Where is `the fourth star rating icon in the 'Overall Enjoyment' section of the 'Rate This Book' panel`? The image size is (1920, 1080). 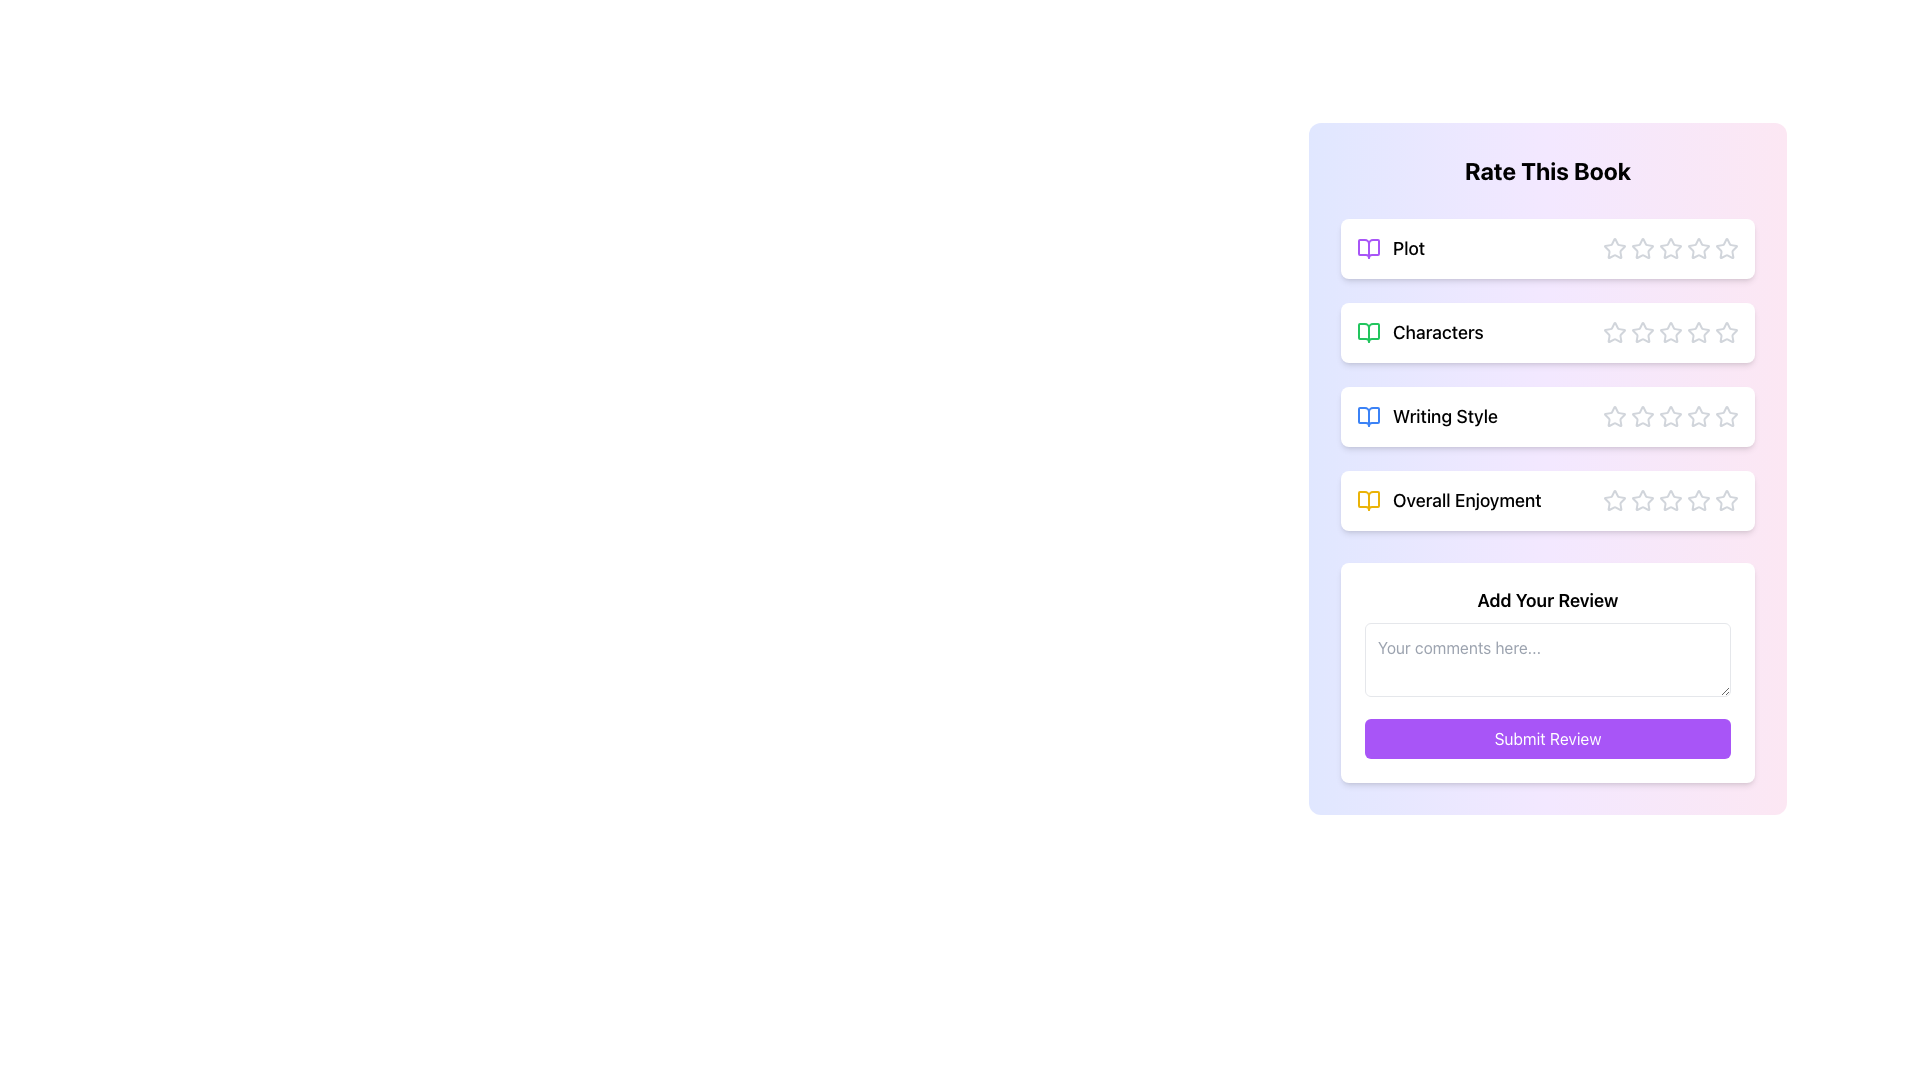
the fourth star rating icon in the 'Overall Enjoyment' section of the 'Rate This Book' panel is located at coordinates (1642, 499).